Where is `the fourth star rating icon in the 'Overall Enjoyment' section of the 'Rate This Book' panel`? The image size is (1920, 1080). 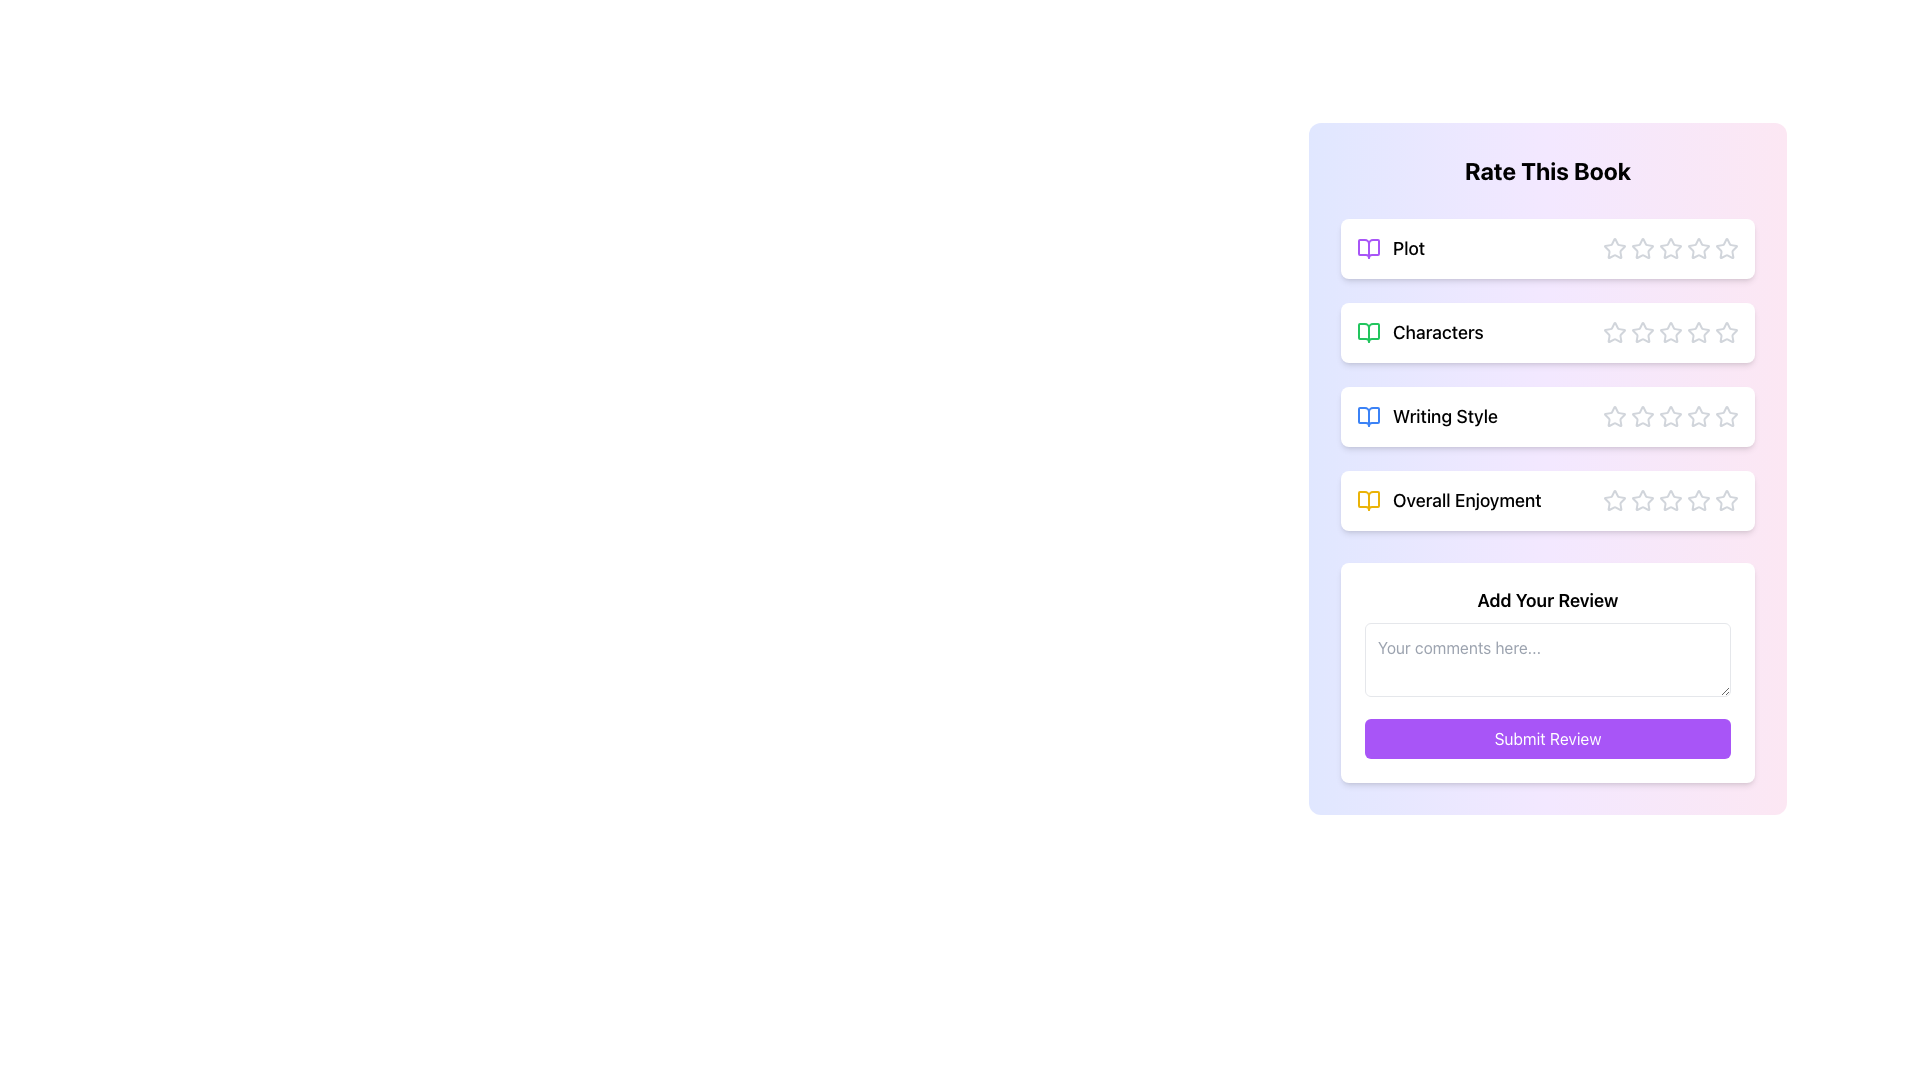
the fourth star rating icon in the 'Overall Enjoyment' section of the 'Rate This Book' panel is located at coordinates (1642, 499).